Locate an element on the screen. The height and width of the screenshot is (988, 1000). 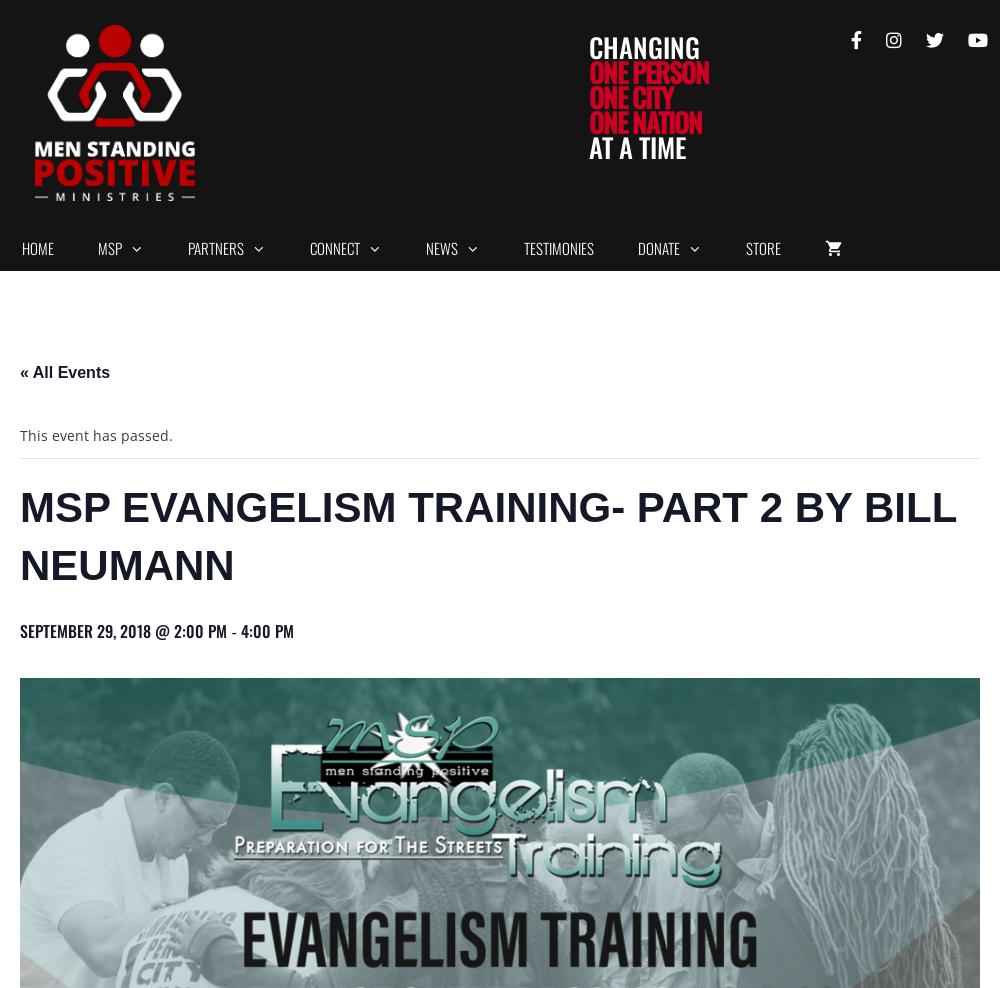
'MSP' is located at coordinates (109, 247).